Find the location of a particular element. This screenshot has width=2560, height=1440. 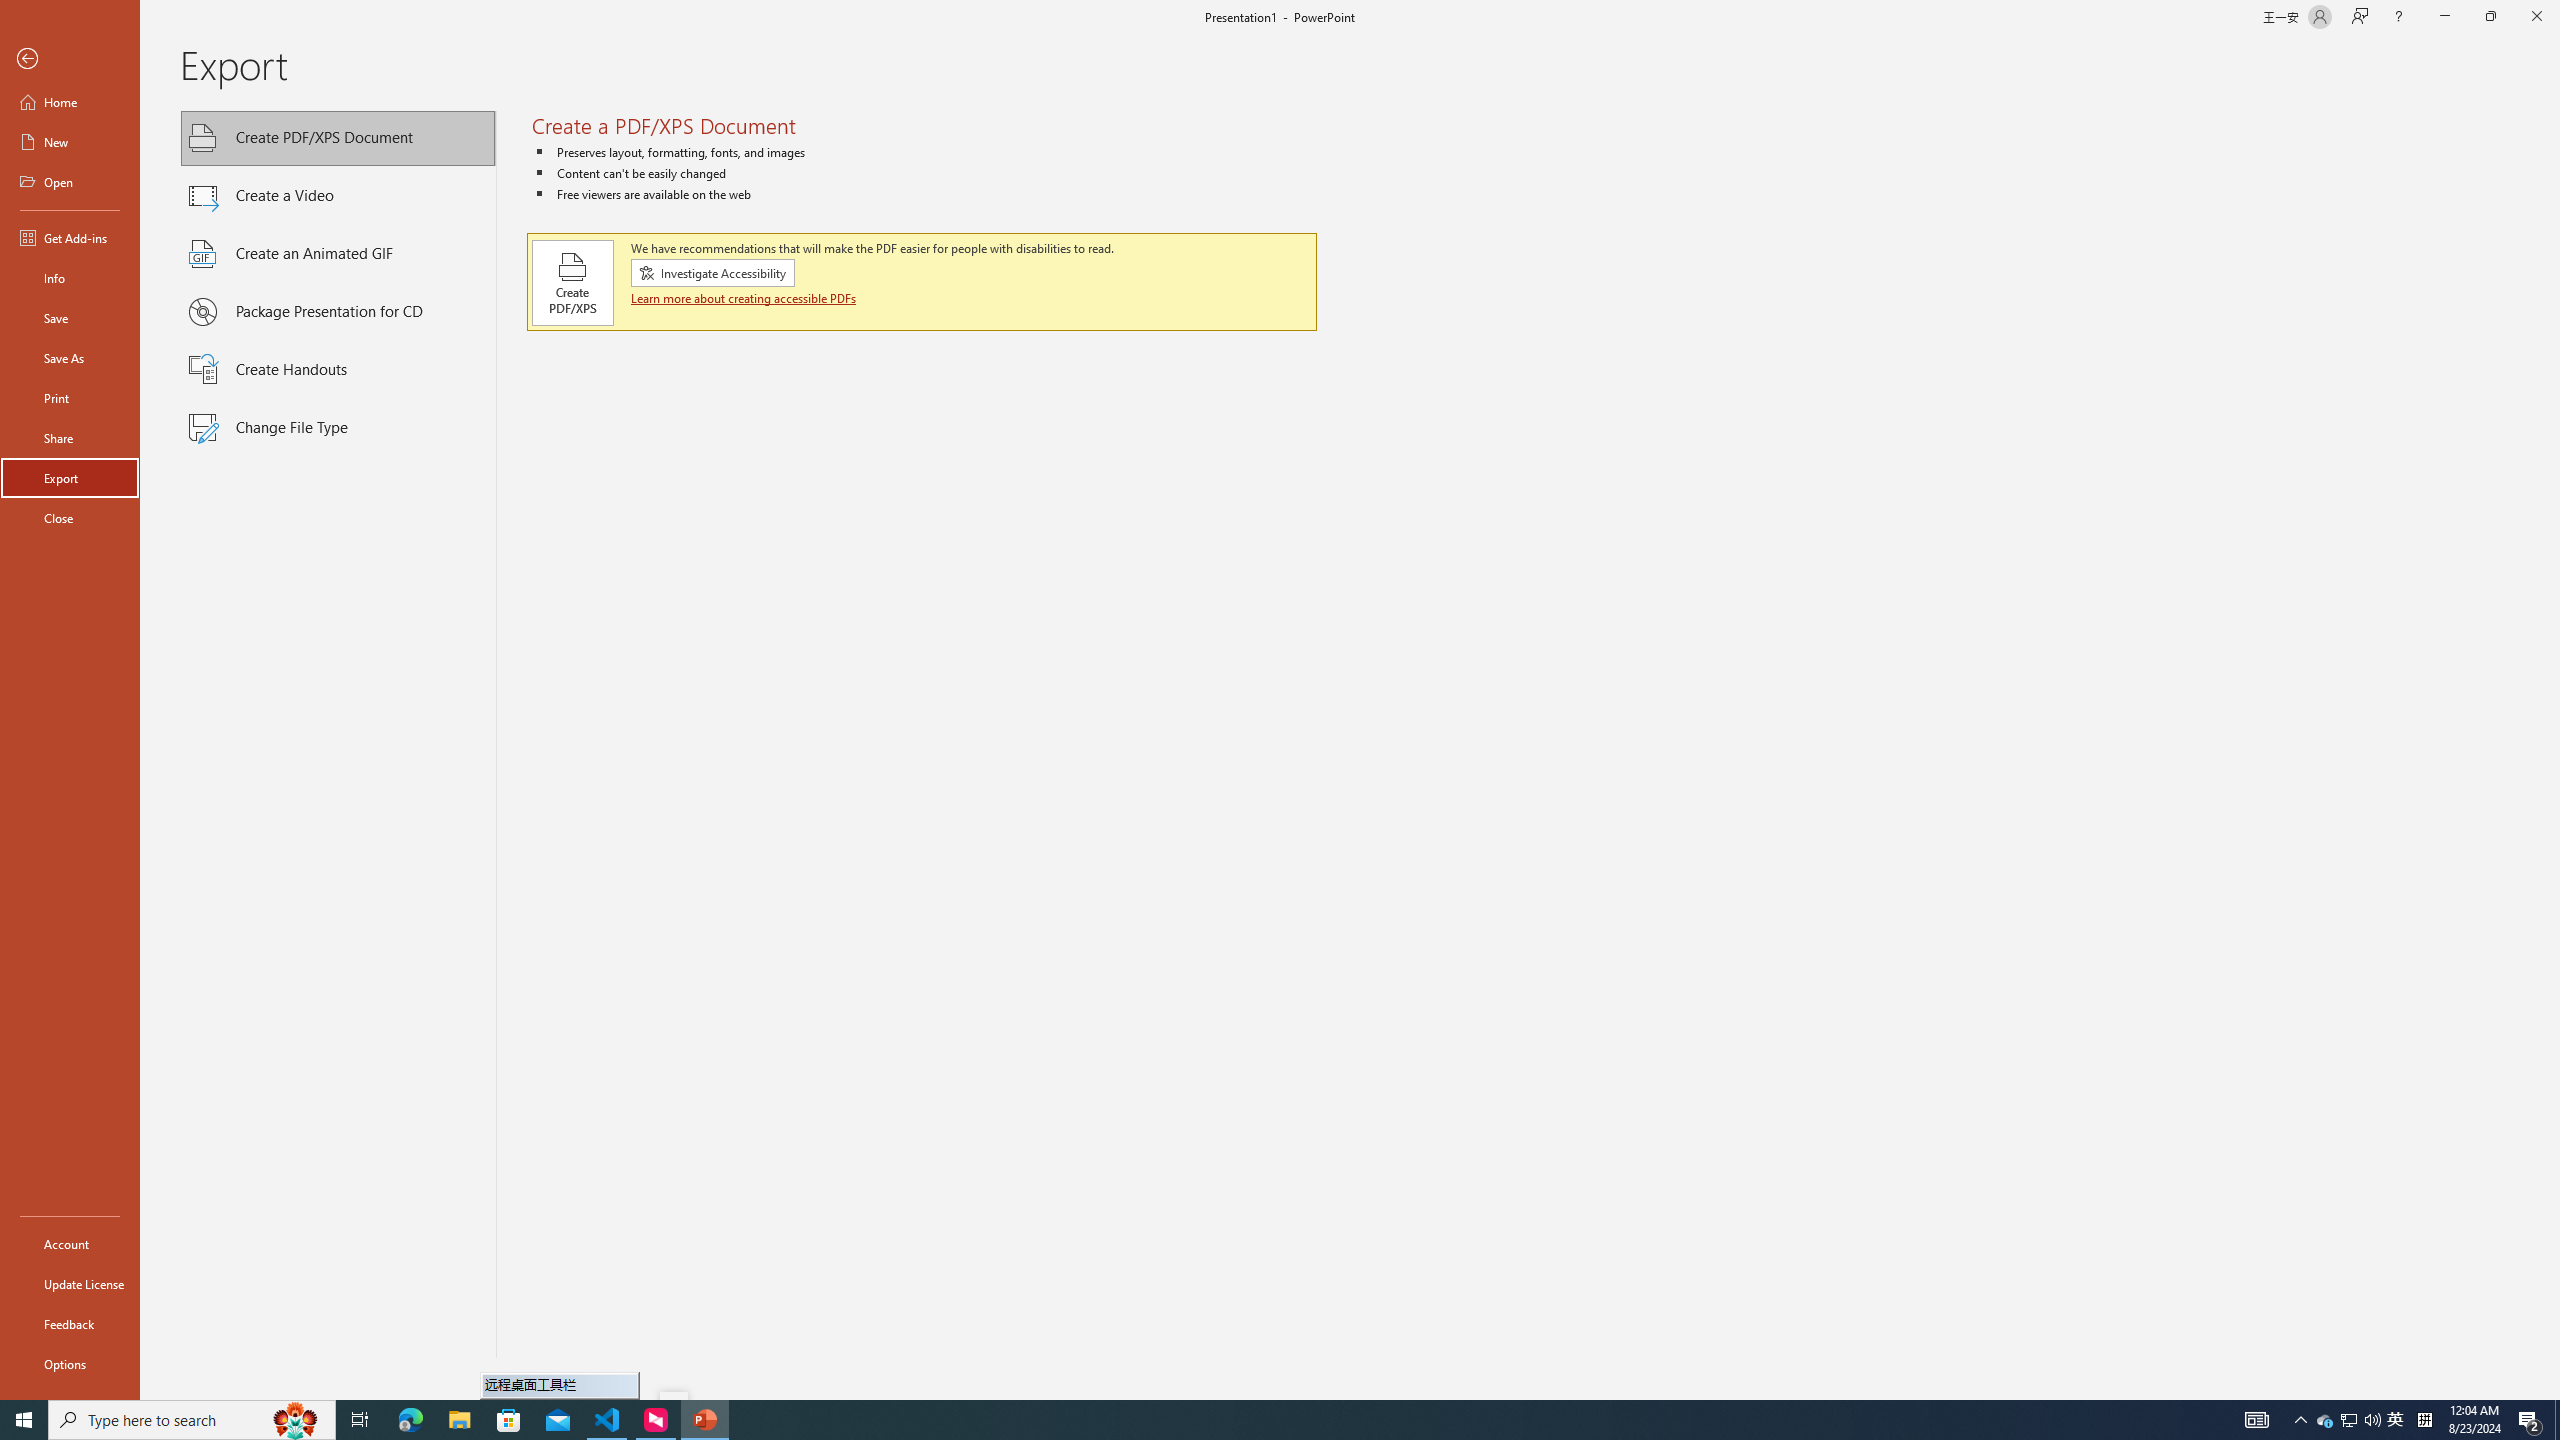

'Package Presentation for CD' is located at coordinates (338, 311).